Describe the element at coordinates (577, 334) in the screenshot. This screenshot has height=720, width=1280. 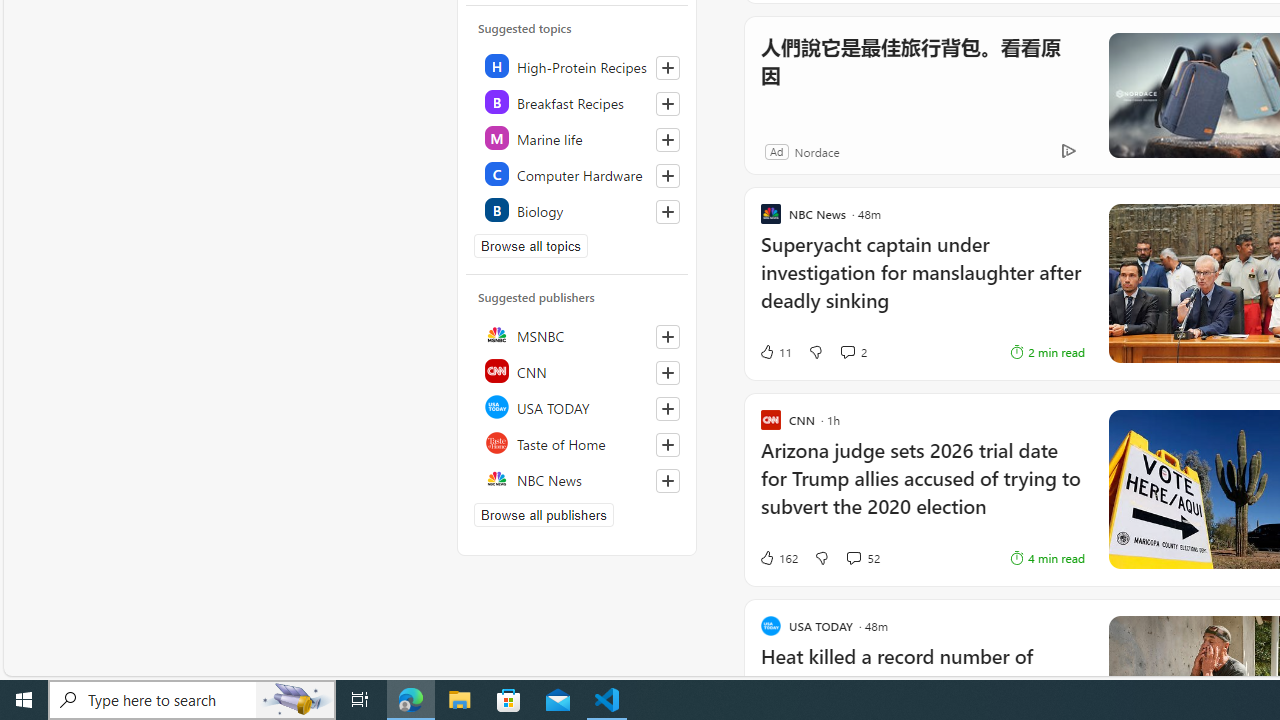
I see `'MSNBC'` at that location.